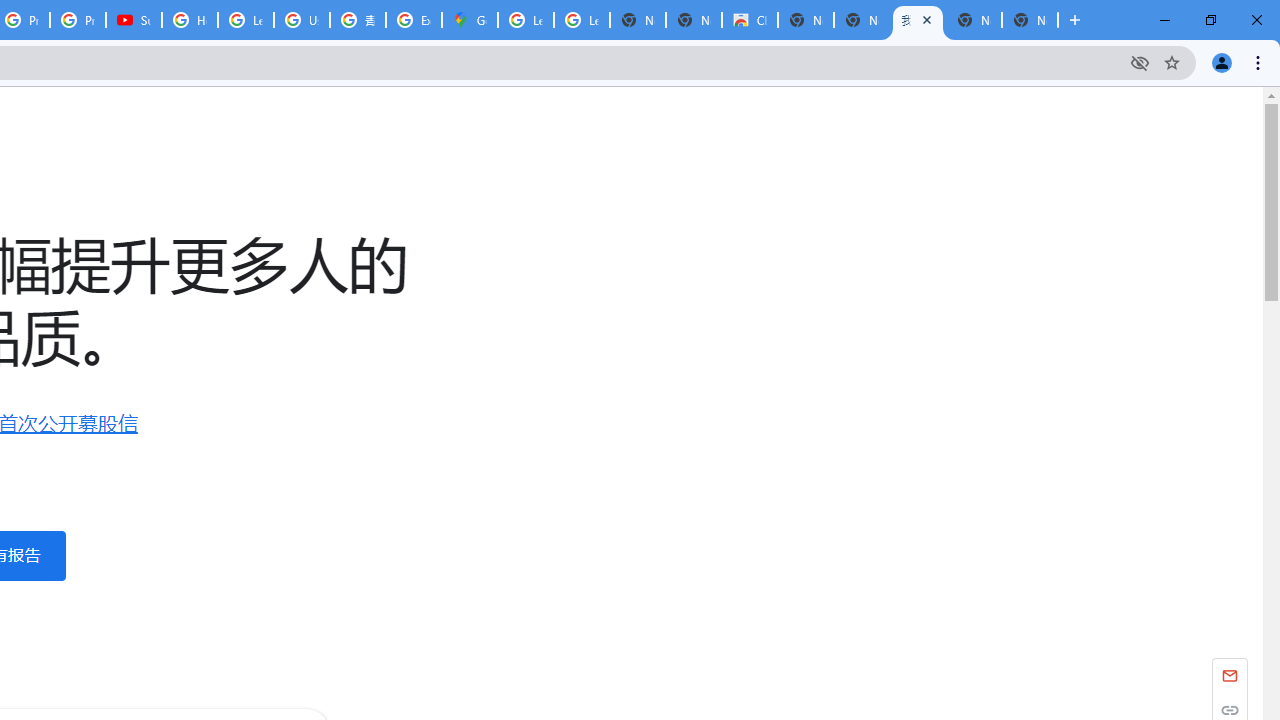 The height and width of the screenshot is (720, 1280). I want to click on 'Subscriptions - YouTube', so click(133, 20).